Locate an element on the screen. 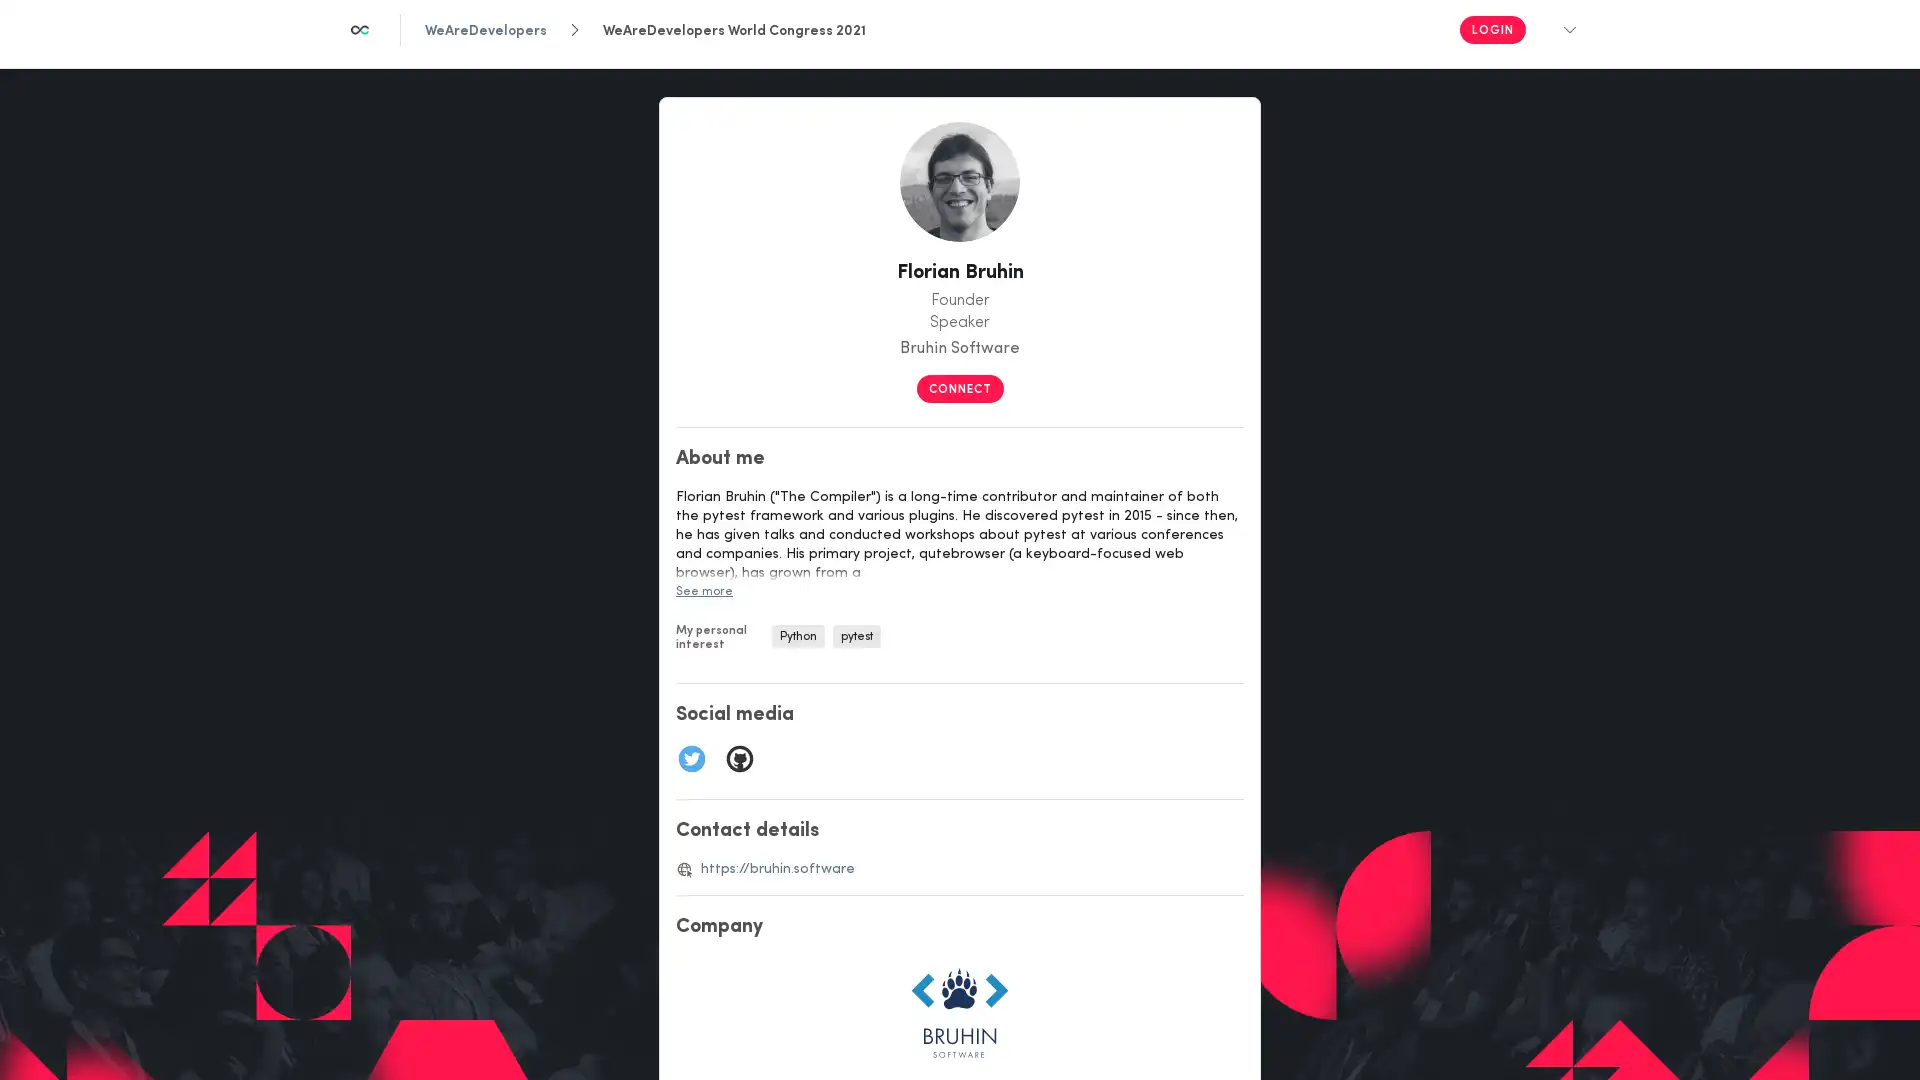 Image resolution: width=1920 pixels, height=1080 pixels. CONNECT is located at coordinates (958, 423).